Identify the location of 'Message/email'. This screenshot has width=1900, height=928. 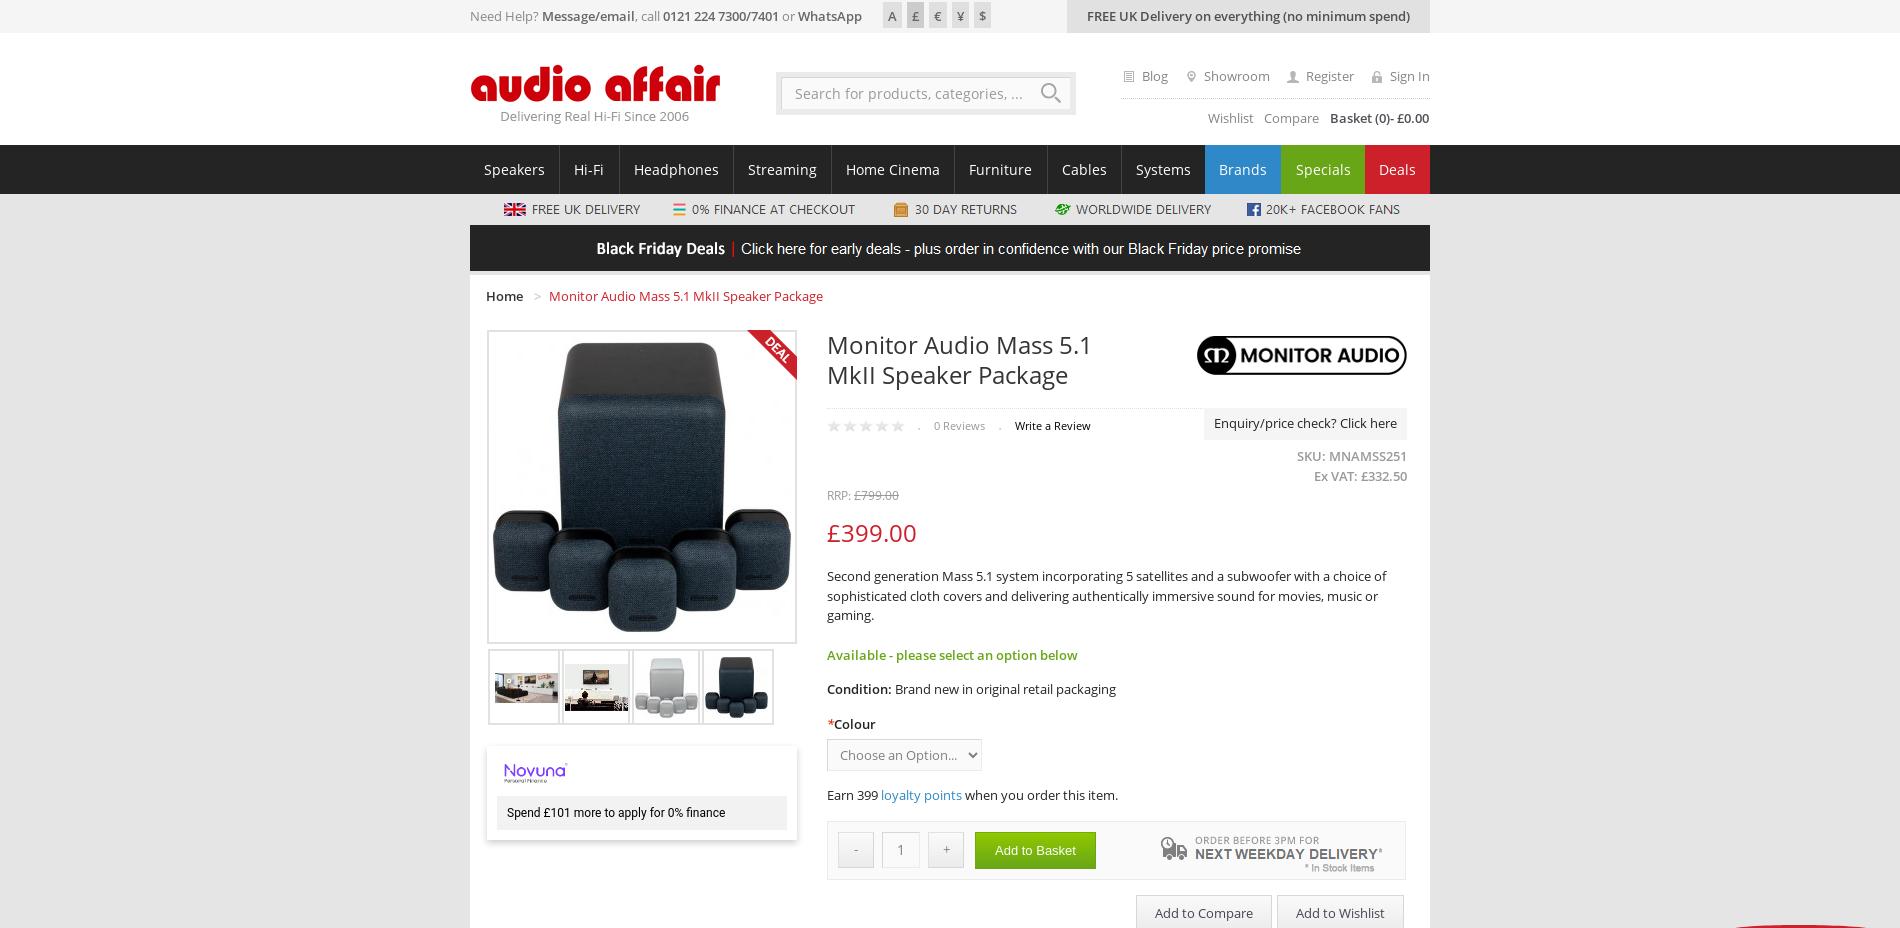
(588, 14).